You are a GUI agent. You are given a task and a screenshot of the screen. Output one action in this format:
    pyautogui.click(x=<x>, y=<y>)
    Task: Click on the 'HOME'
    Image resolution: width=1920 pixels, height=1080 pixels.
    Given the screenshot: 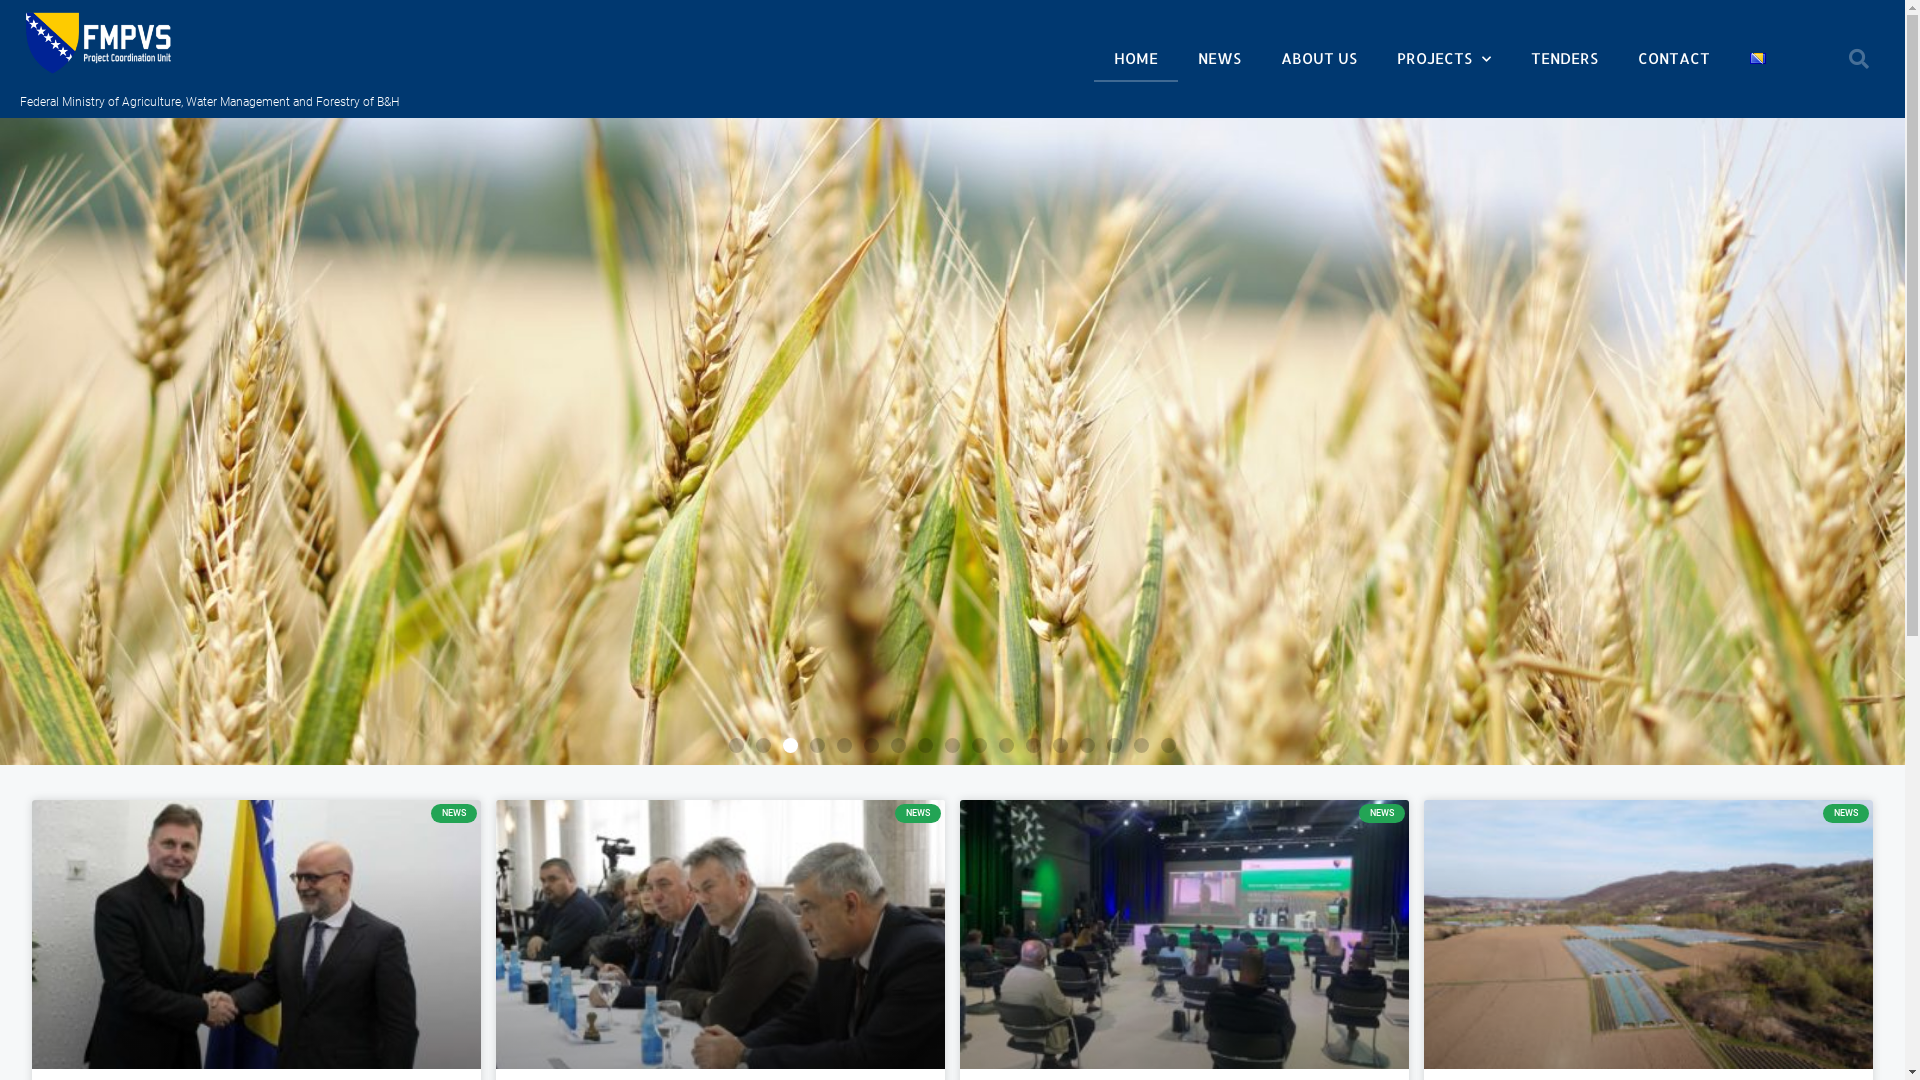 What is the action you would take?
    pyautogui.click(x=1136, y=57)
    